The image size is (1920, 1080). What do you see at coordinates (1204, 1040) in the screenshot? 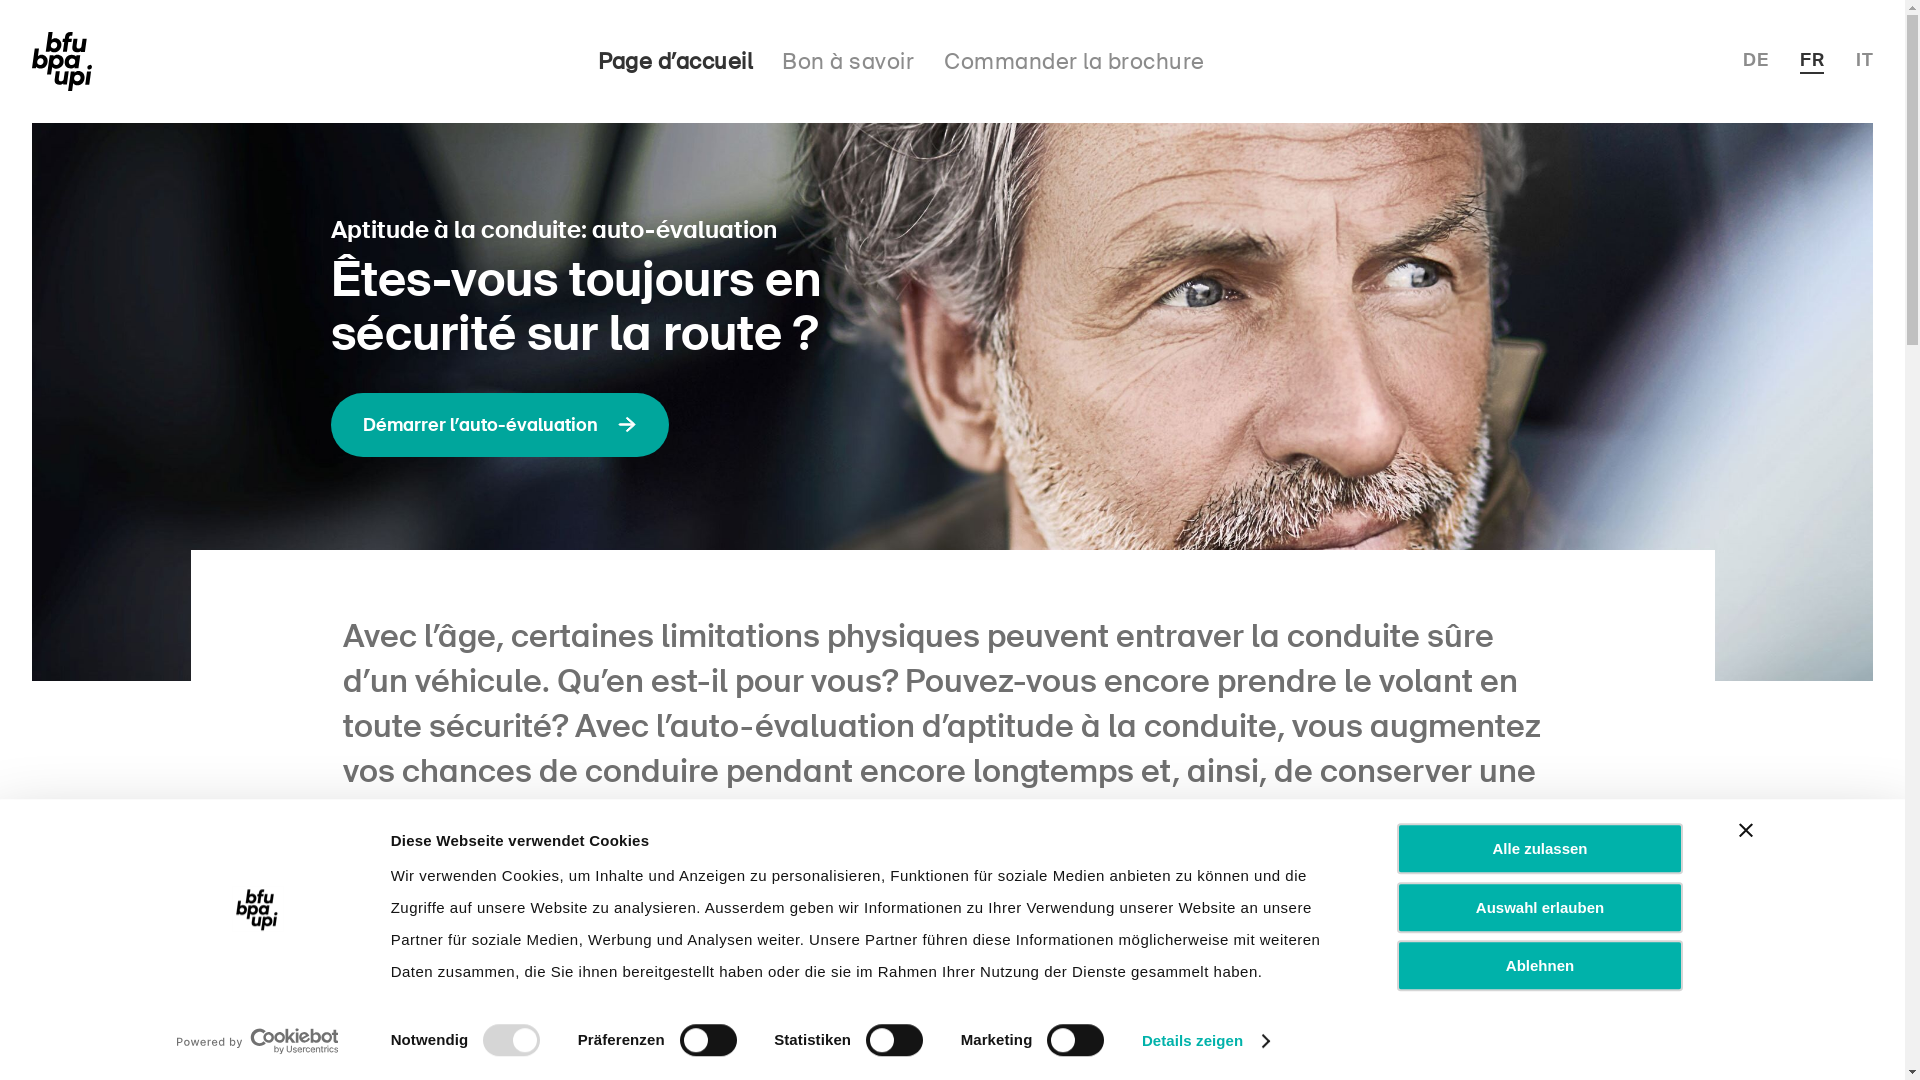
I see `'Details zeigen'` at bounding box center [1204, 1040].